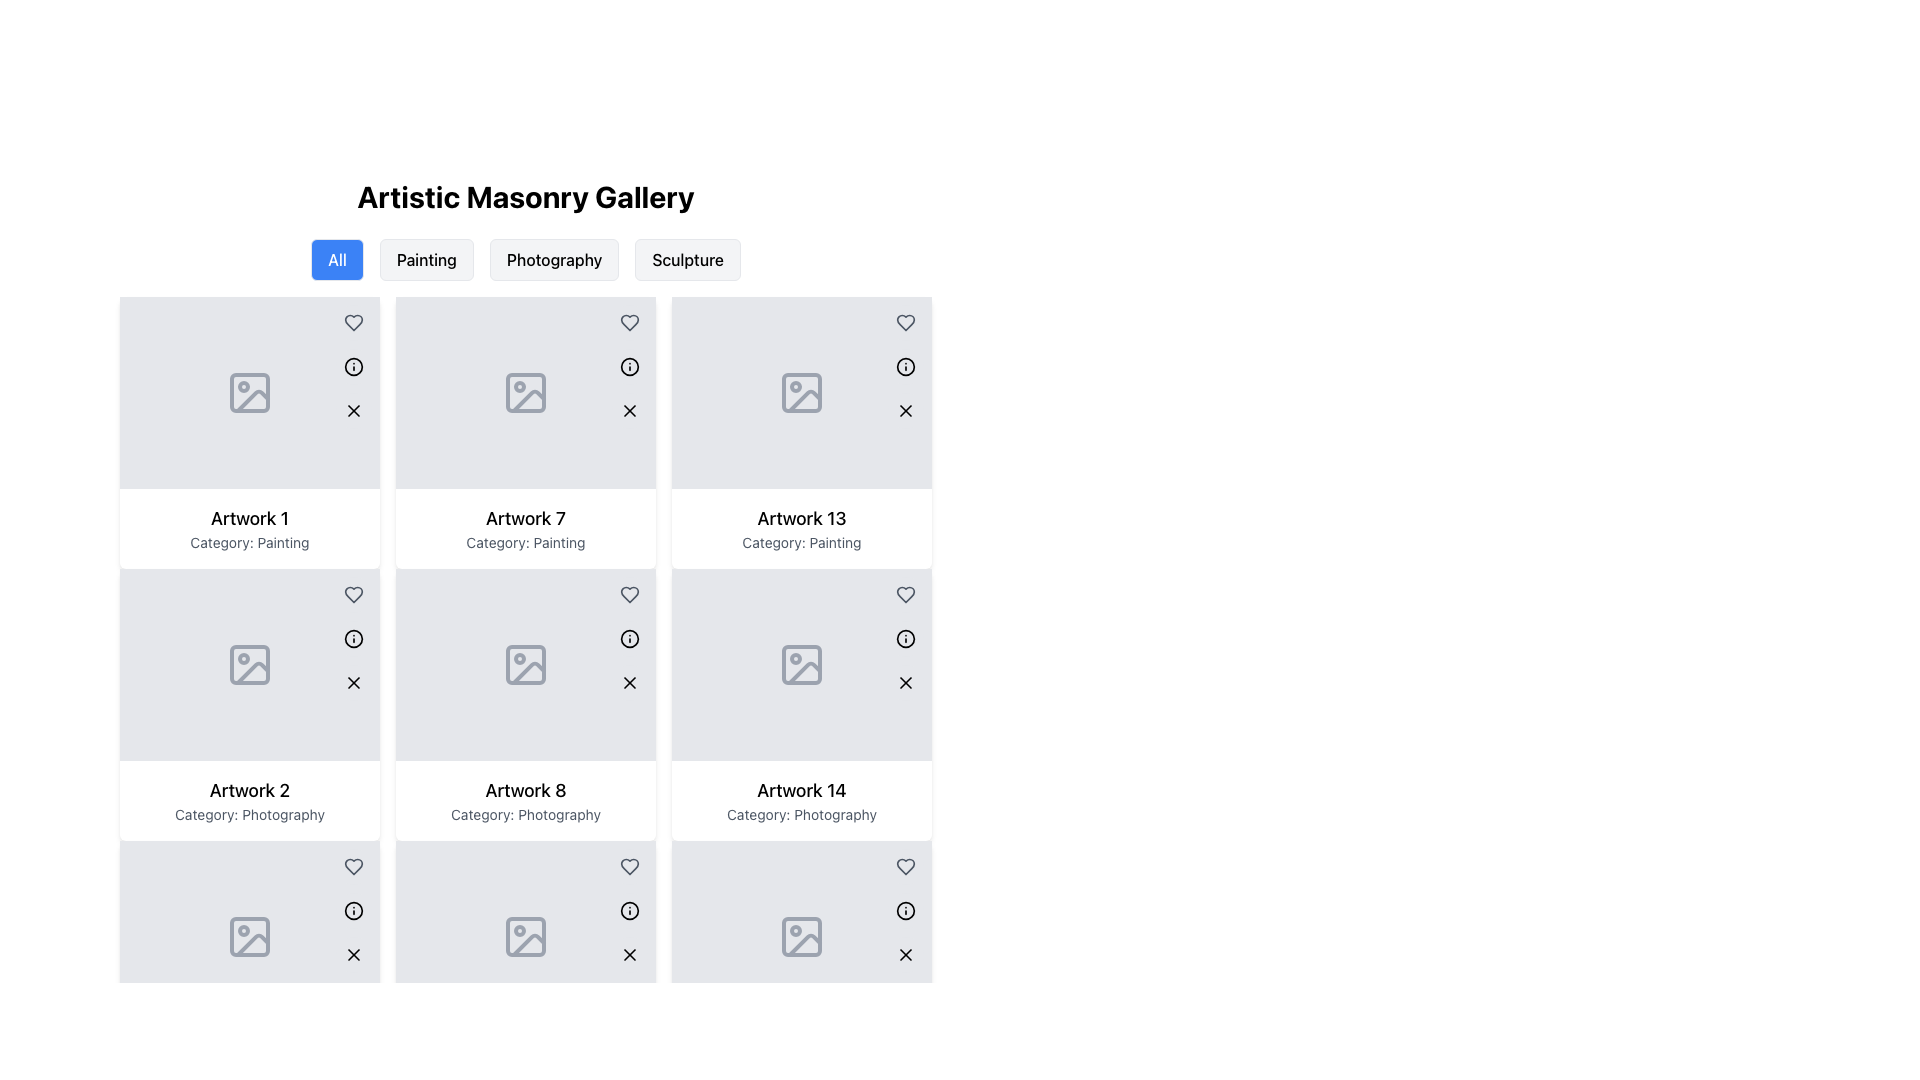 Image resolution: width=1920 pixels, height=1080 pixels. What do you see at coordinates (526, 789) in the screenshot?
I see `the 'Artwork 8' label, which is displayed in a bold and prominent font within the middle column of a three-column layout` at bounding box center [526, 789].